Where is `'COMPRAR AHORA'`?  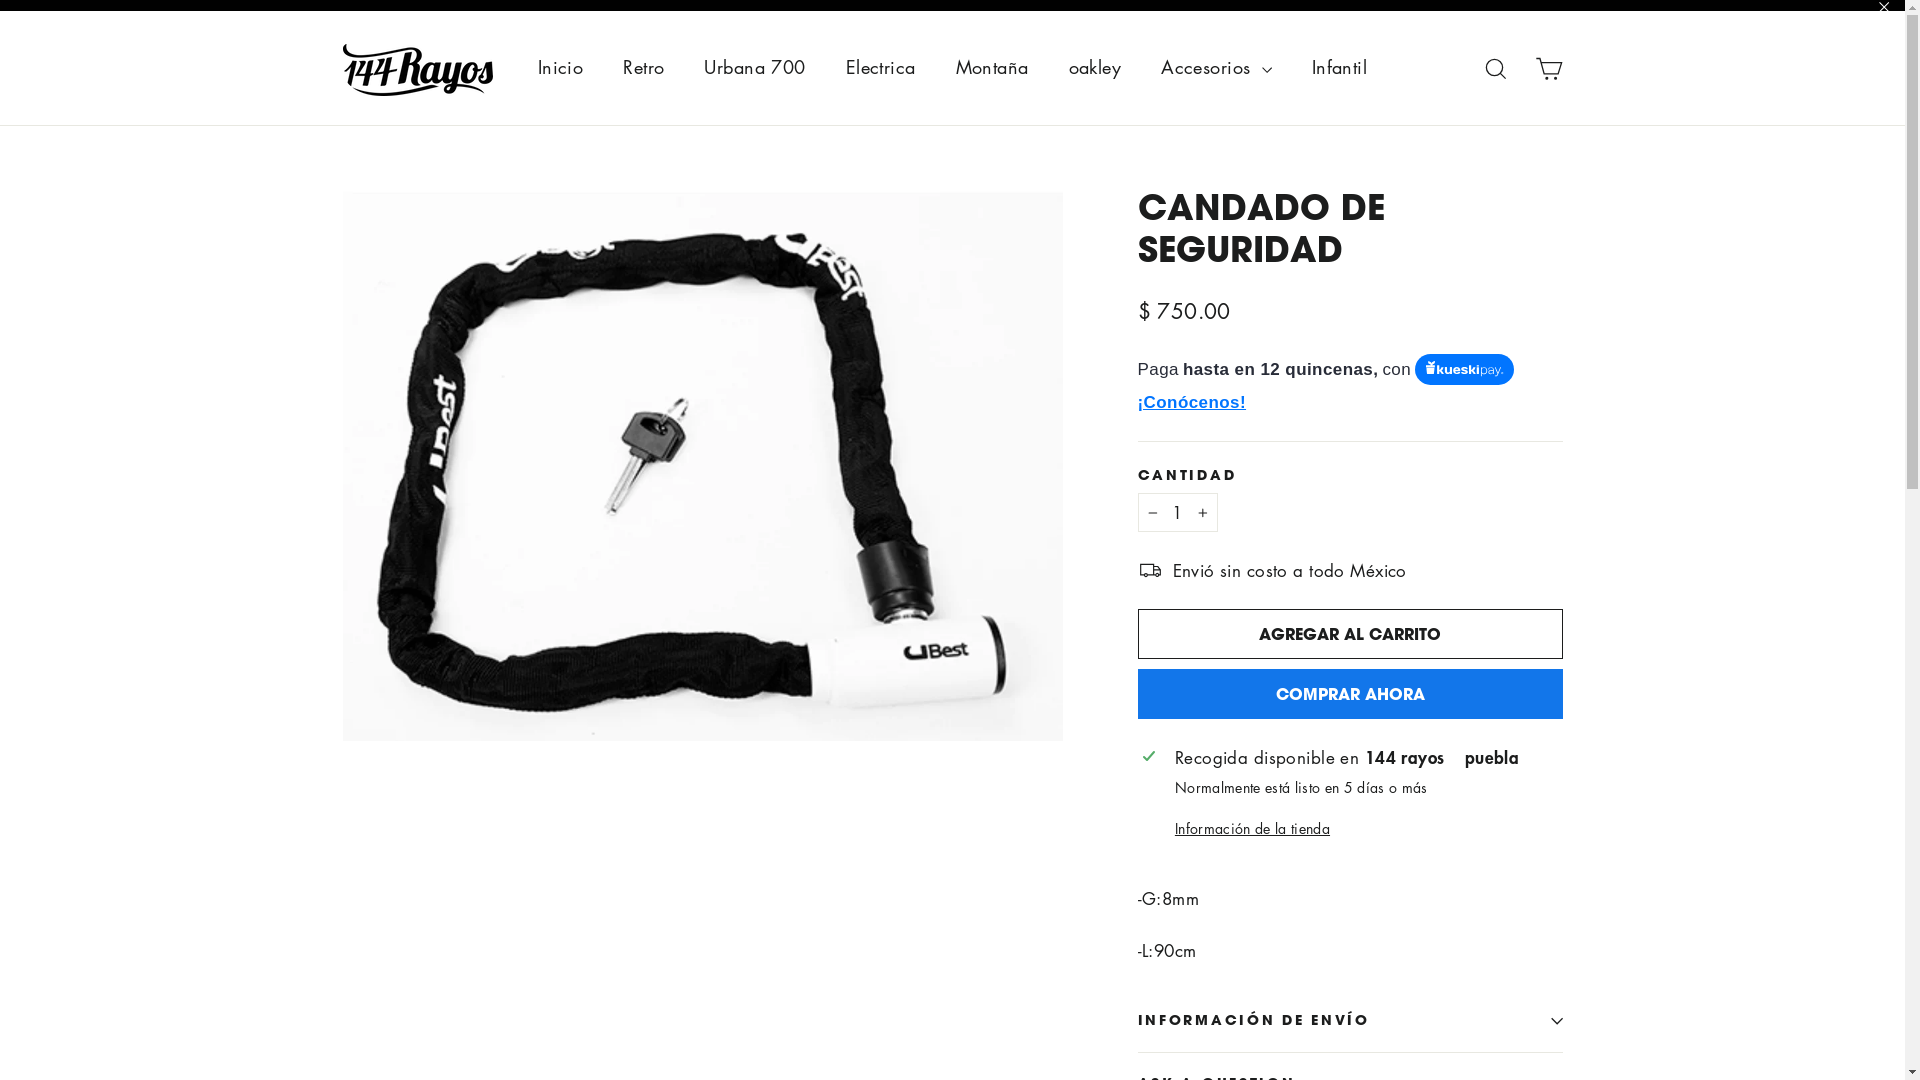
'COMPRAR AHORA' is located at coordinates (1350, 693).